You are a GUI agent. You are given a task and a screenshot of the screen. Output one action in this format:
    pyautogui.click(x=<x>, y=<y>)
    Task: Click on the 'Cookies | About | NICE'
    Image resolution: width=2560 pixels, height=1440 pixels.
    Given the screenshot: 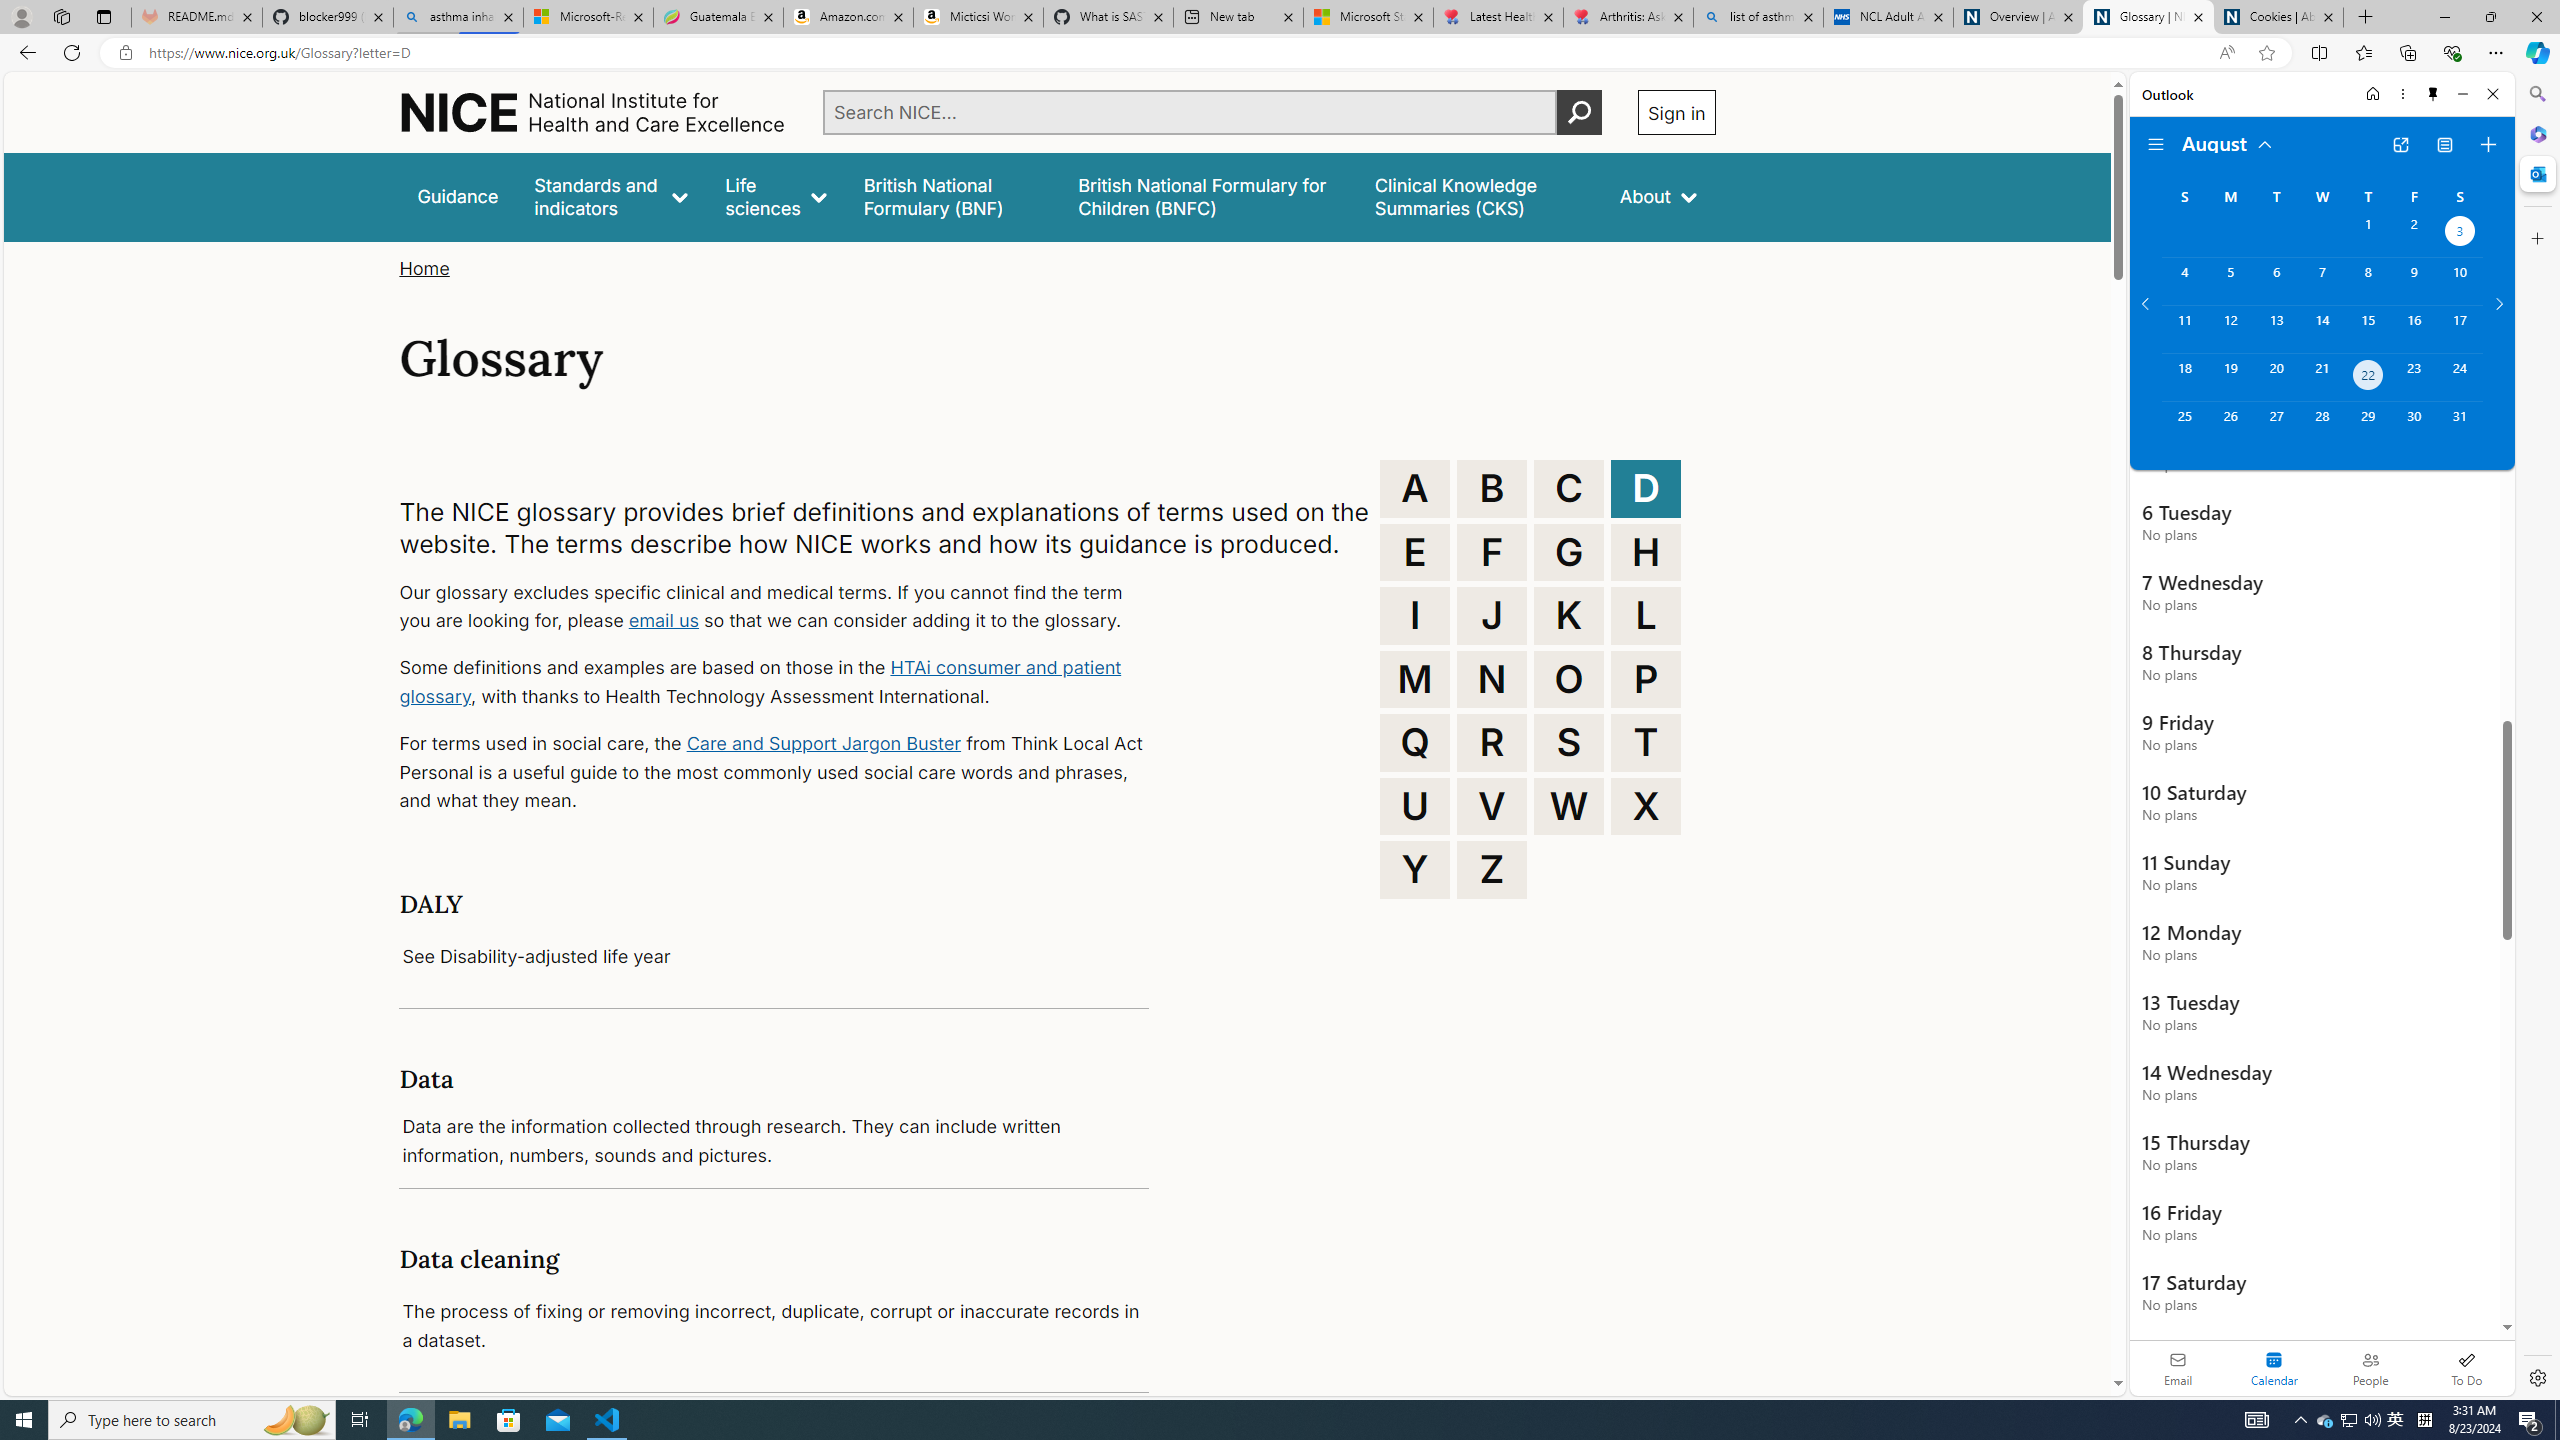 What is the action you would take?
    pyautogui.click(x=2278, y=16)
    